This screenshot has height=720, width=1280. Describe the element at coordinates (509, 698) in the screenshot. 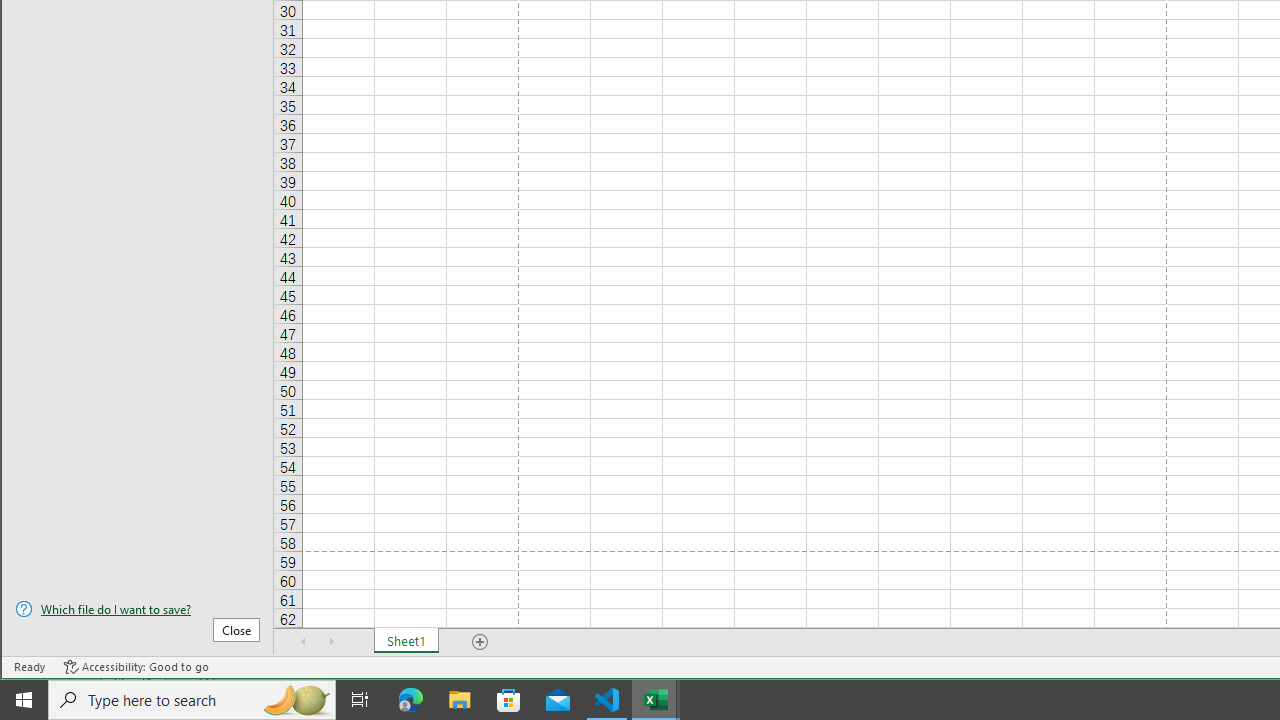

I see `'Microsoft Store'` at that location.